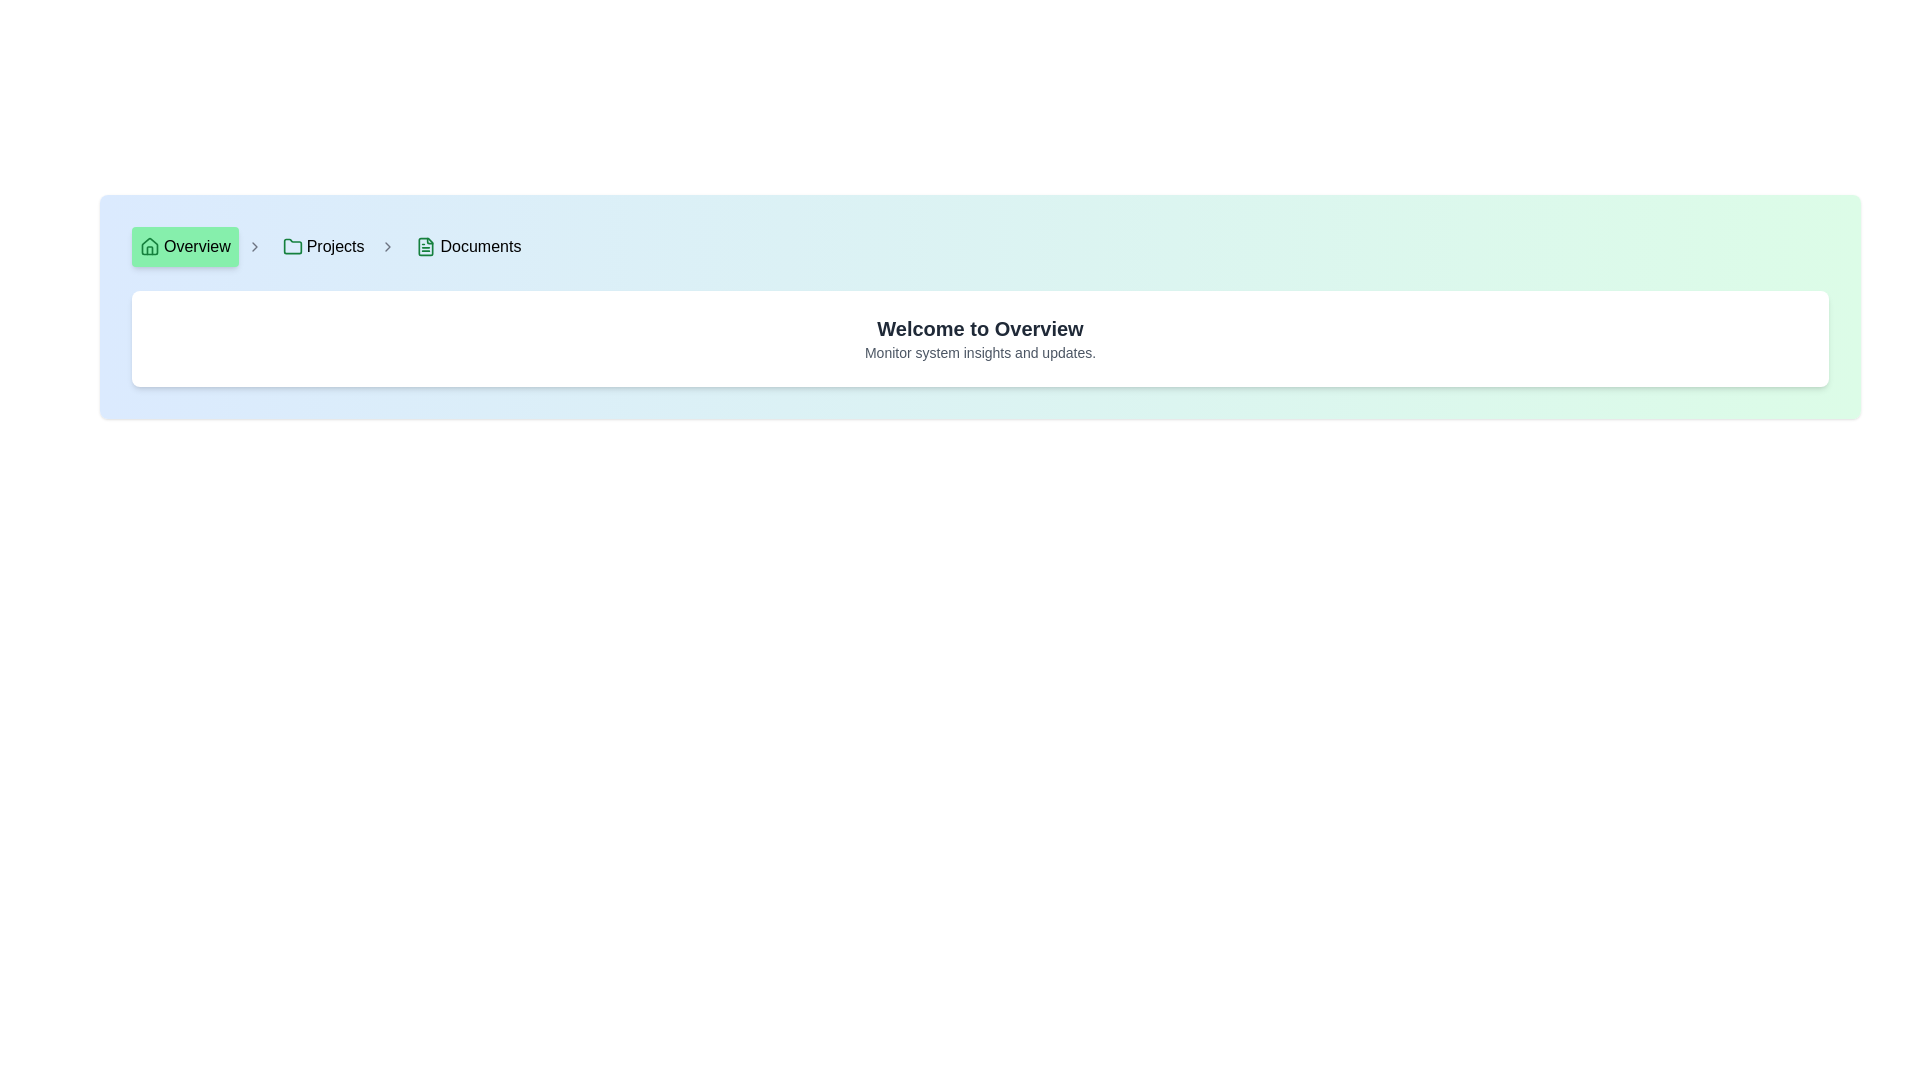 The height and width of the screenshot is (1080, 1920). What do you see at coordinates (425, 245) in the screenshot?
I see `the document icon SVG graphic located in the breadcrumb navigation bar, which is positioned between the 'Projects' and 'Documents' labels` at bounding box center [425, 245].